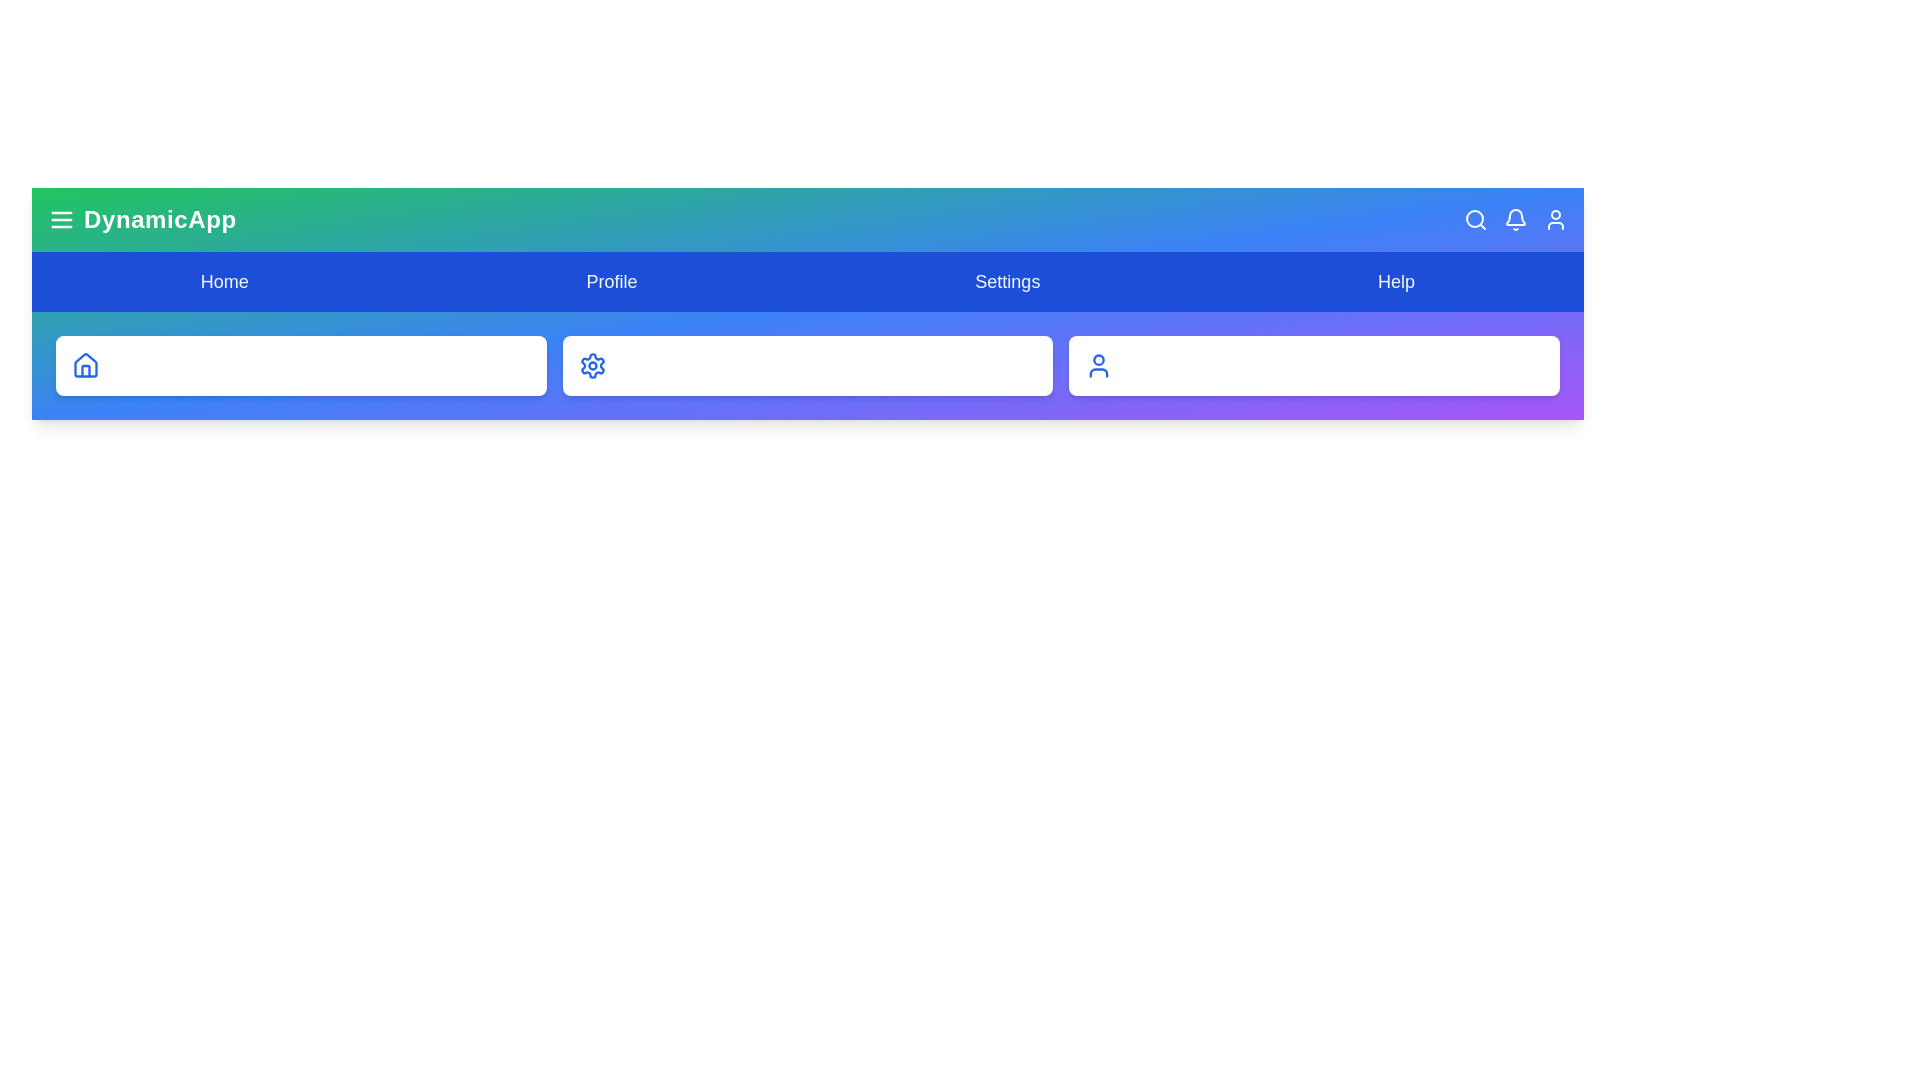 This screenshot has height=1080, width=1920. What do you see at coordinates (1476, 219) in the screenshot?
I see `the Search button` at bounding box center [1476, 219].